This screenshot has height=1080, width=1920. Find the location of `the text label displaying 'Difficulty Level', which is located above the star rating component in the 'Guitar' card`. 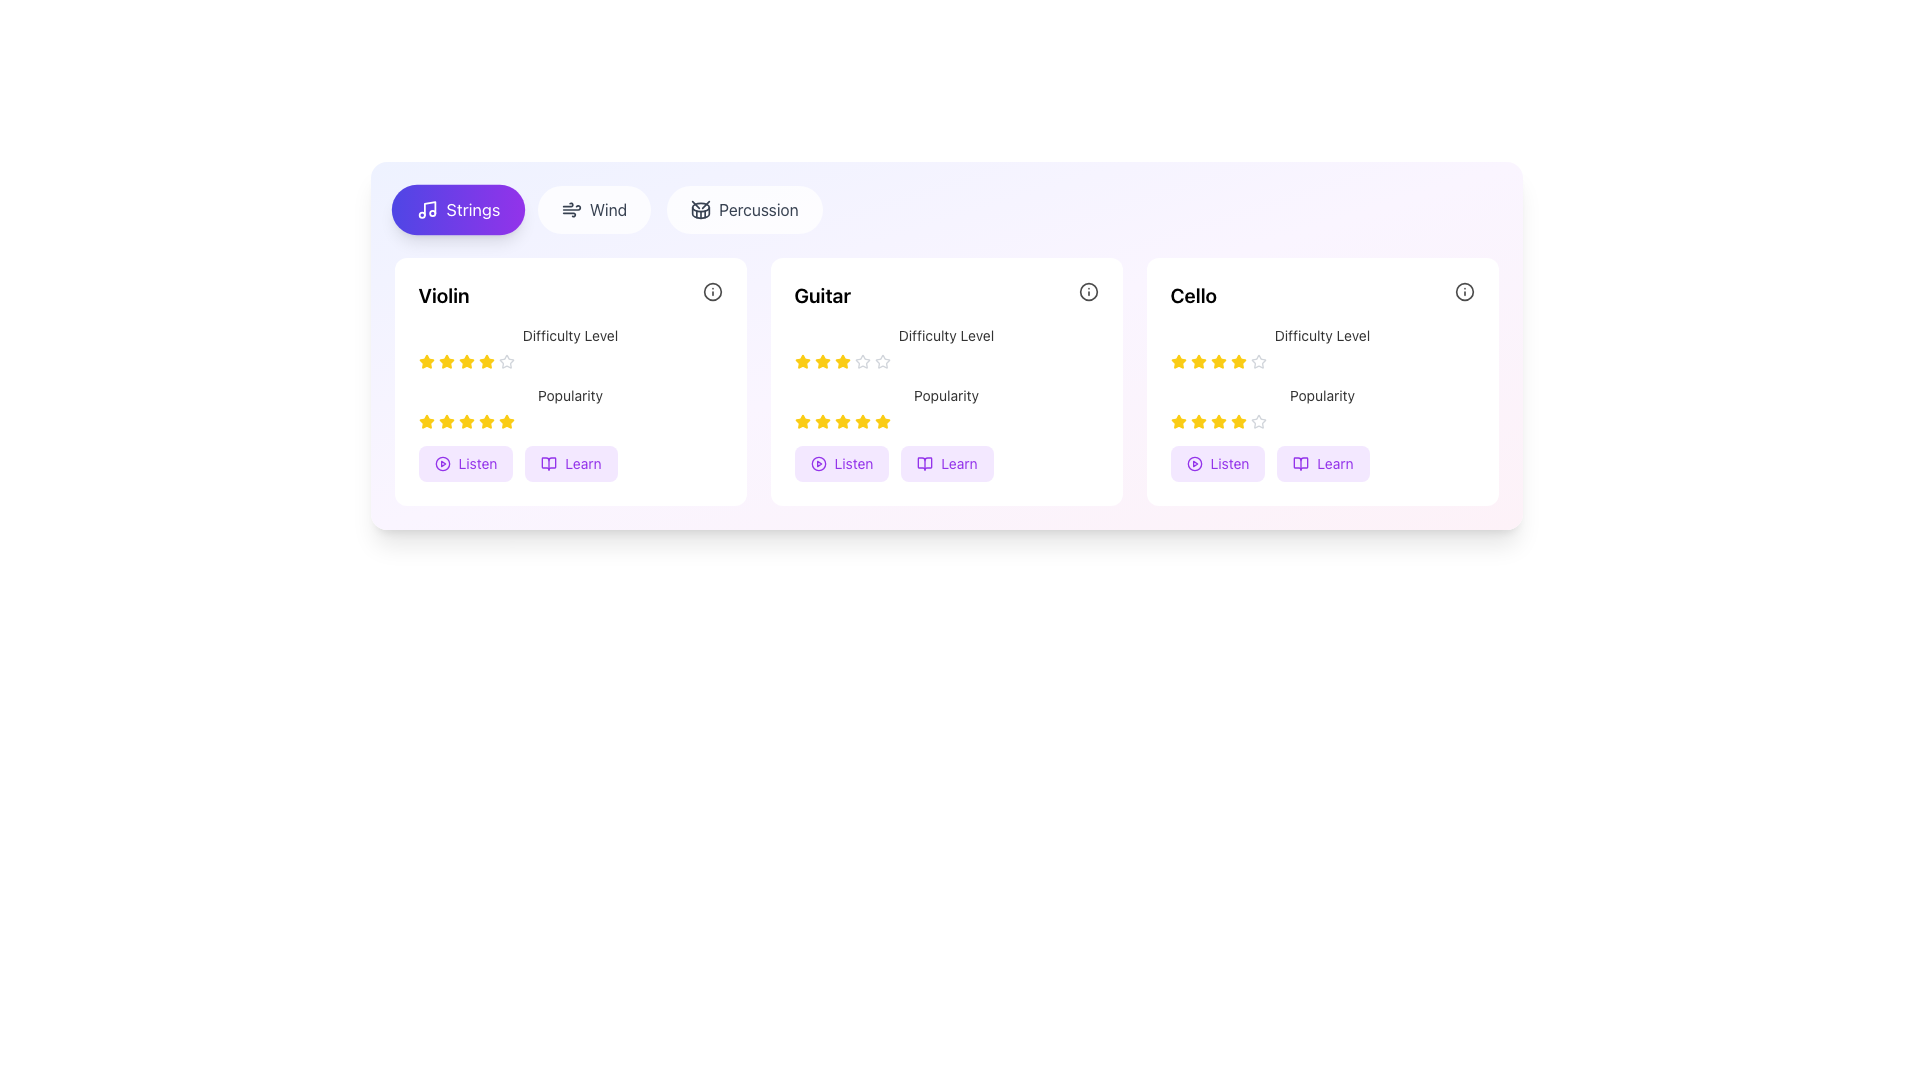

the text label displaying 'Difficulty Level', which is located above the star rating component in the 'Guitar' card is located at coordinates (945, 334).